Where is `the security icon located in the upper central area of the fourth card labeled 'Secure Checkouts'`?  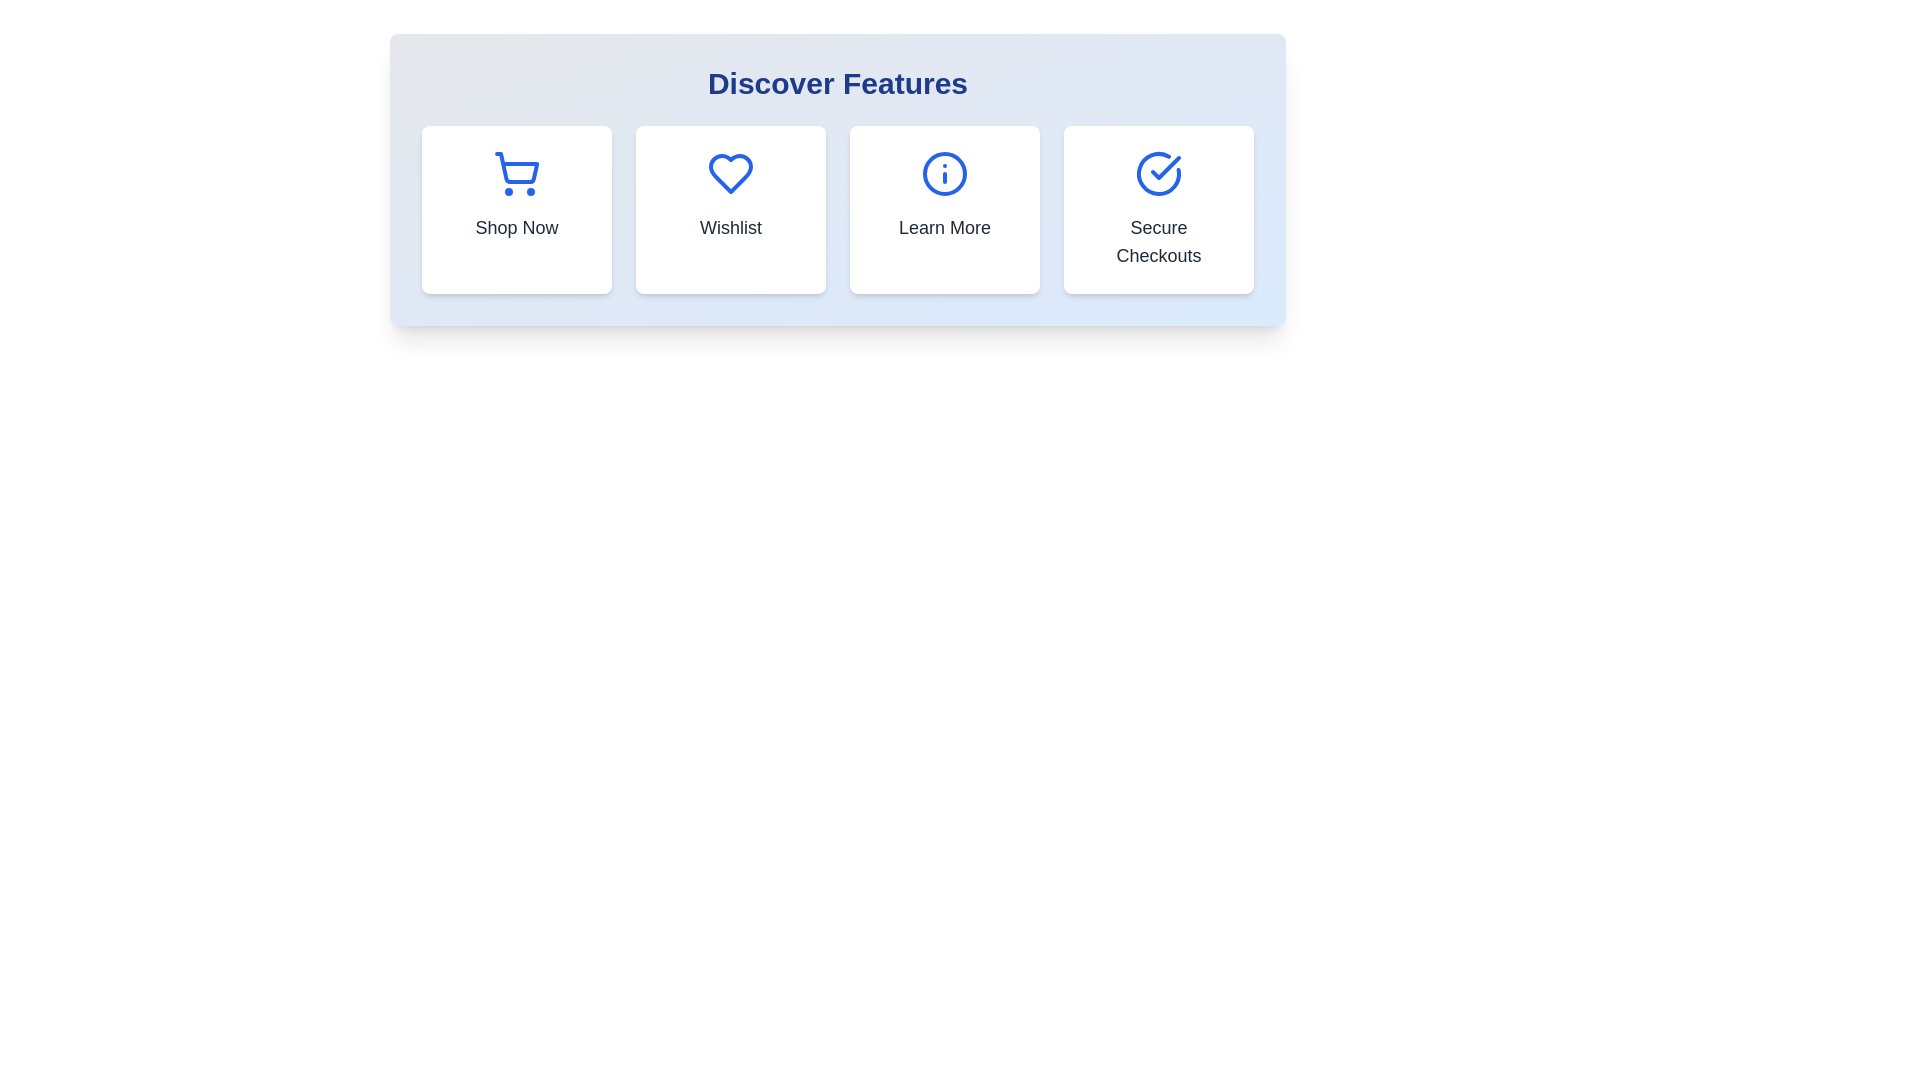 the security icon located in the upper central area of the fourth card labeled 'Secure Checkouts' is located at coordinates (1158, 172).